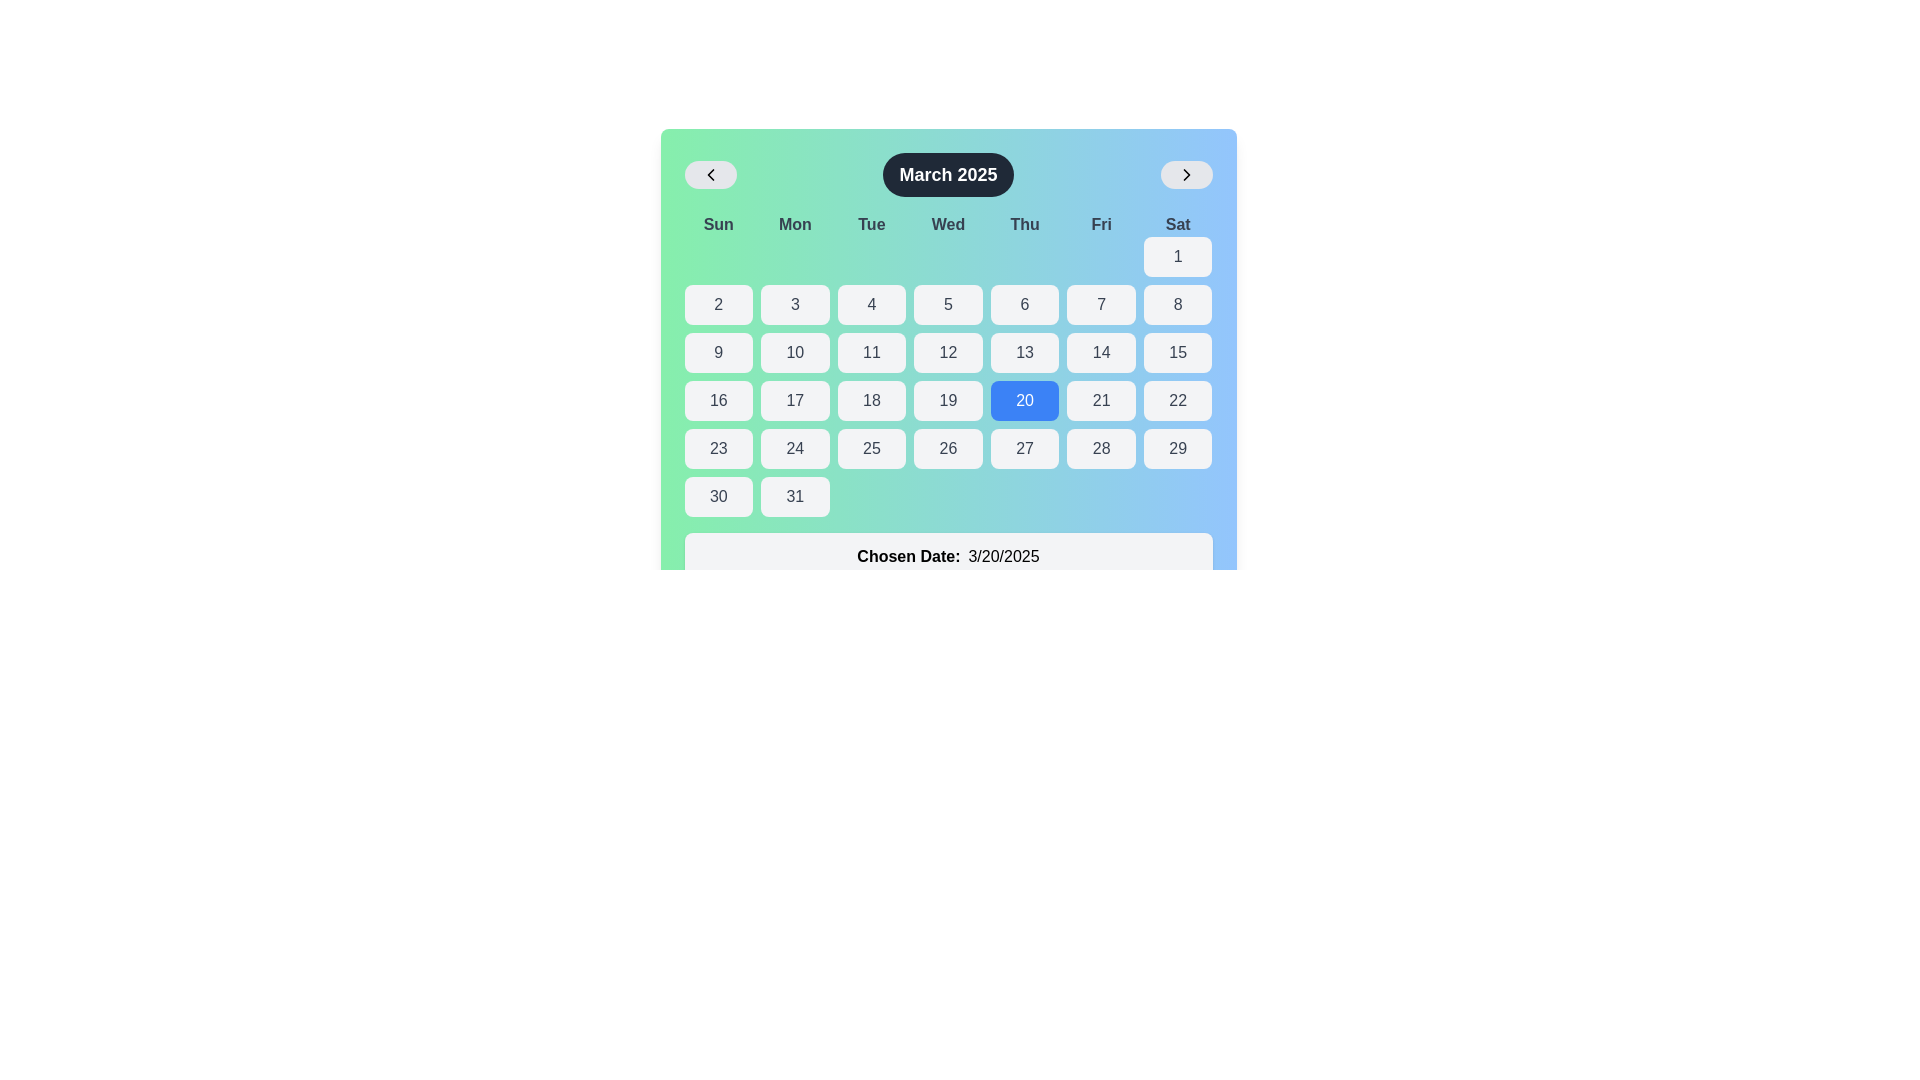 This screenshot has width=1920, height=1080. Describe the element at coordinates (1186, 173) in the screenshot. I see `the 'next' navigation icon located in the top right corner of the calendar interface` at that location.